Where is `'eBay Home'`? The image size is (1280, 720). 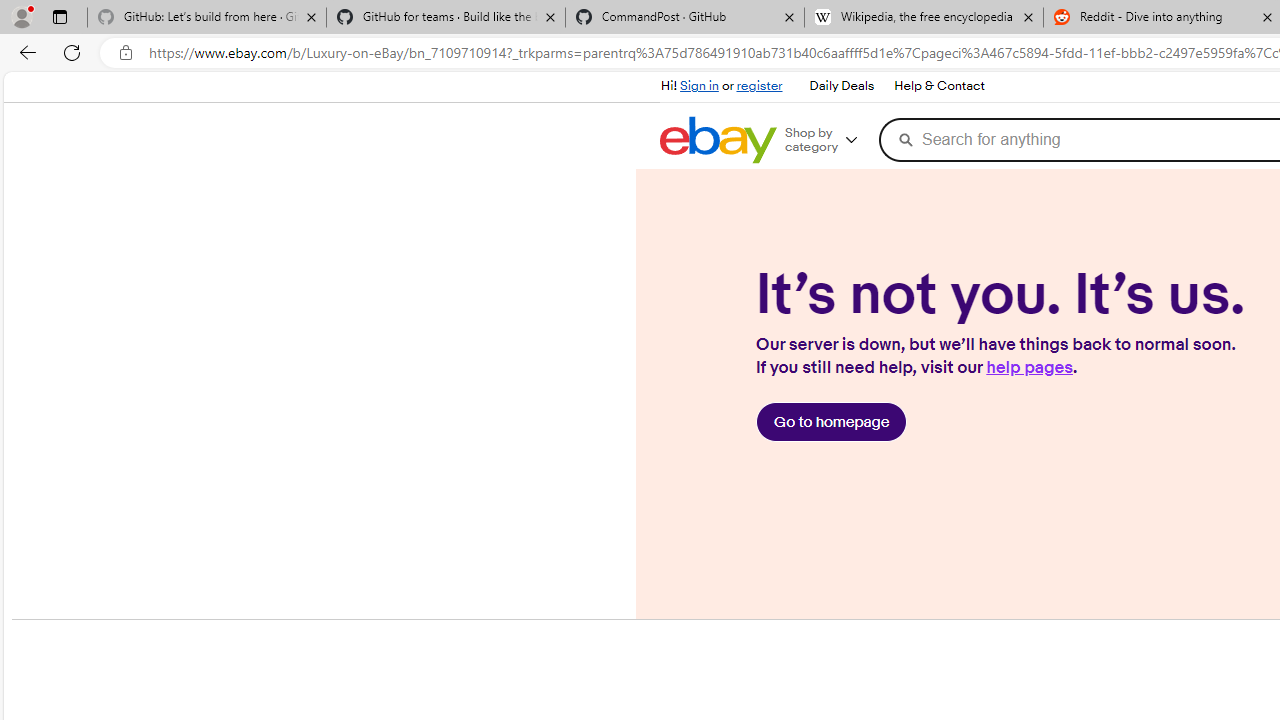
'eBay Home' is located at coordinates (718, 139).